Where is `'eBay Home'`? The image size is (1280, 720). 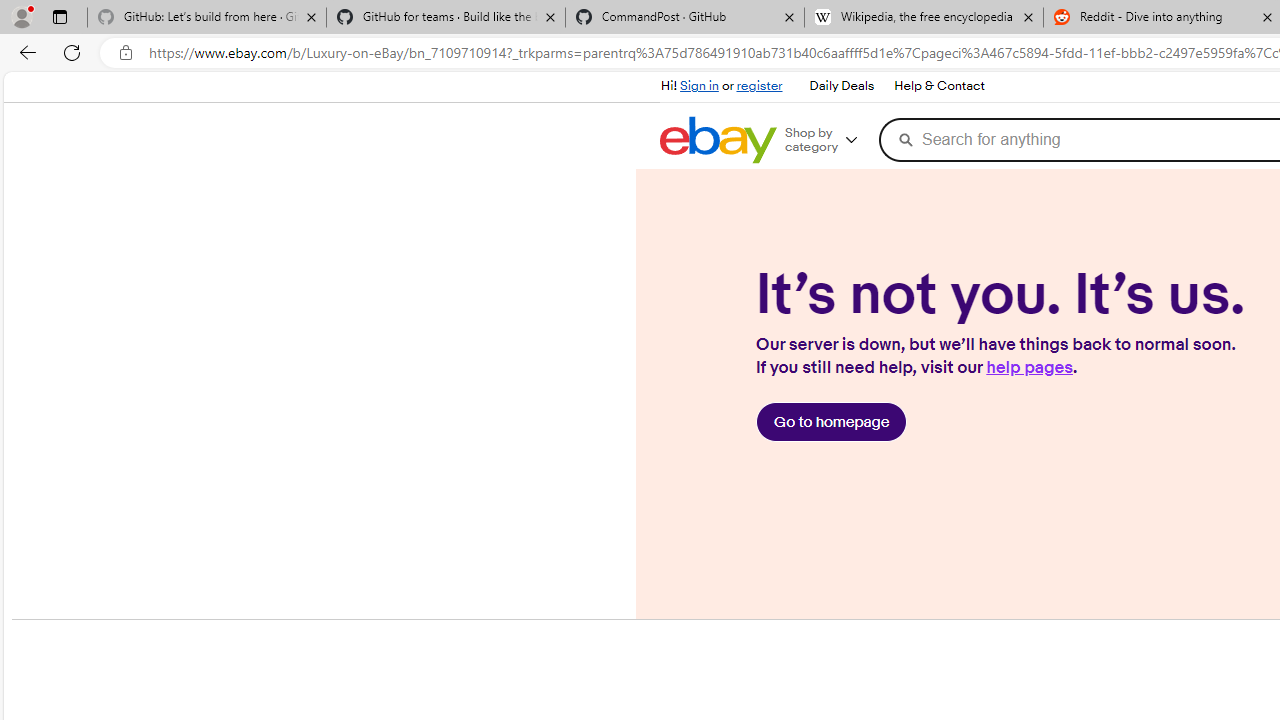
'eBay Home' is located at coordinates (718, 139).